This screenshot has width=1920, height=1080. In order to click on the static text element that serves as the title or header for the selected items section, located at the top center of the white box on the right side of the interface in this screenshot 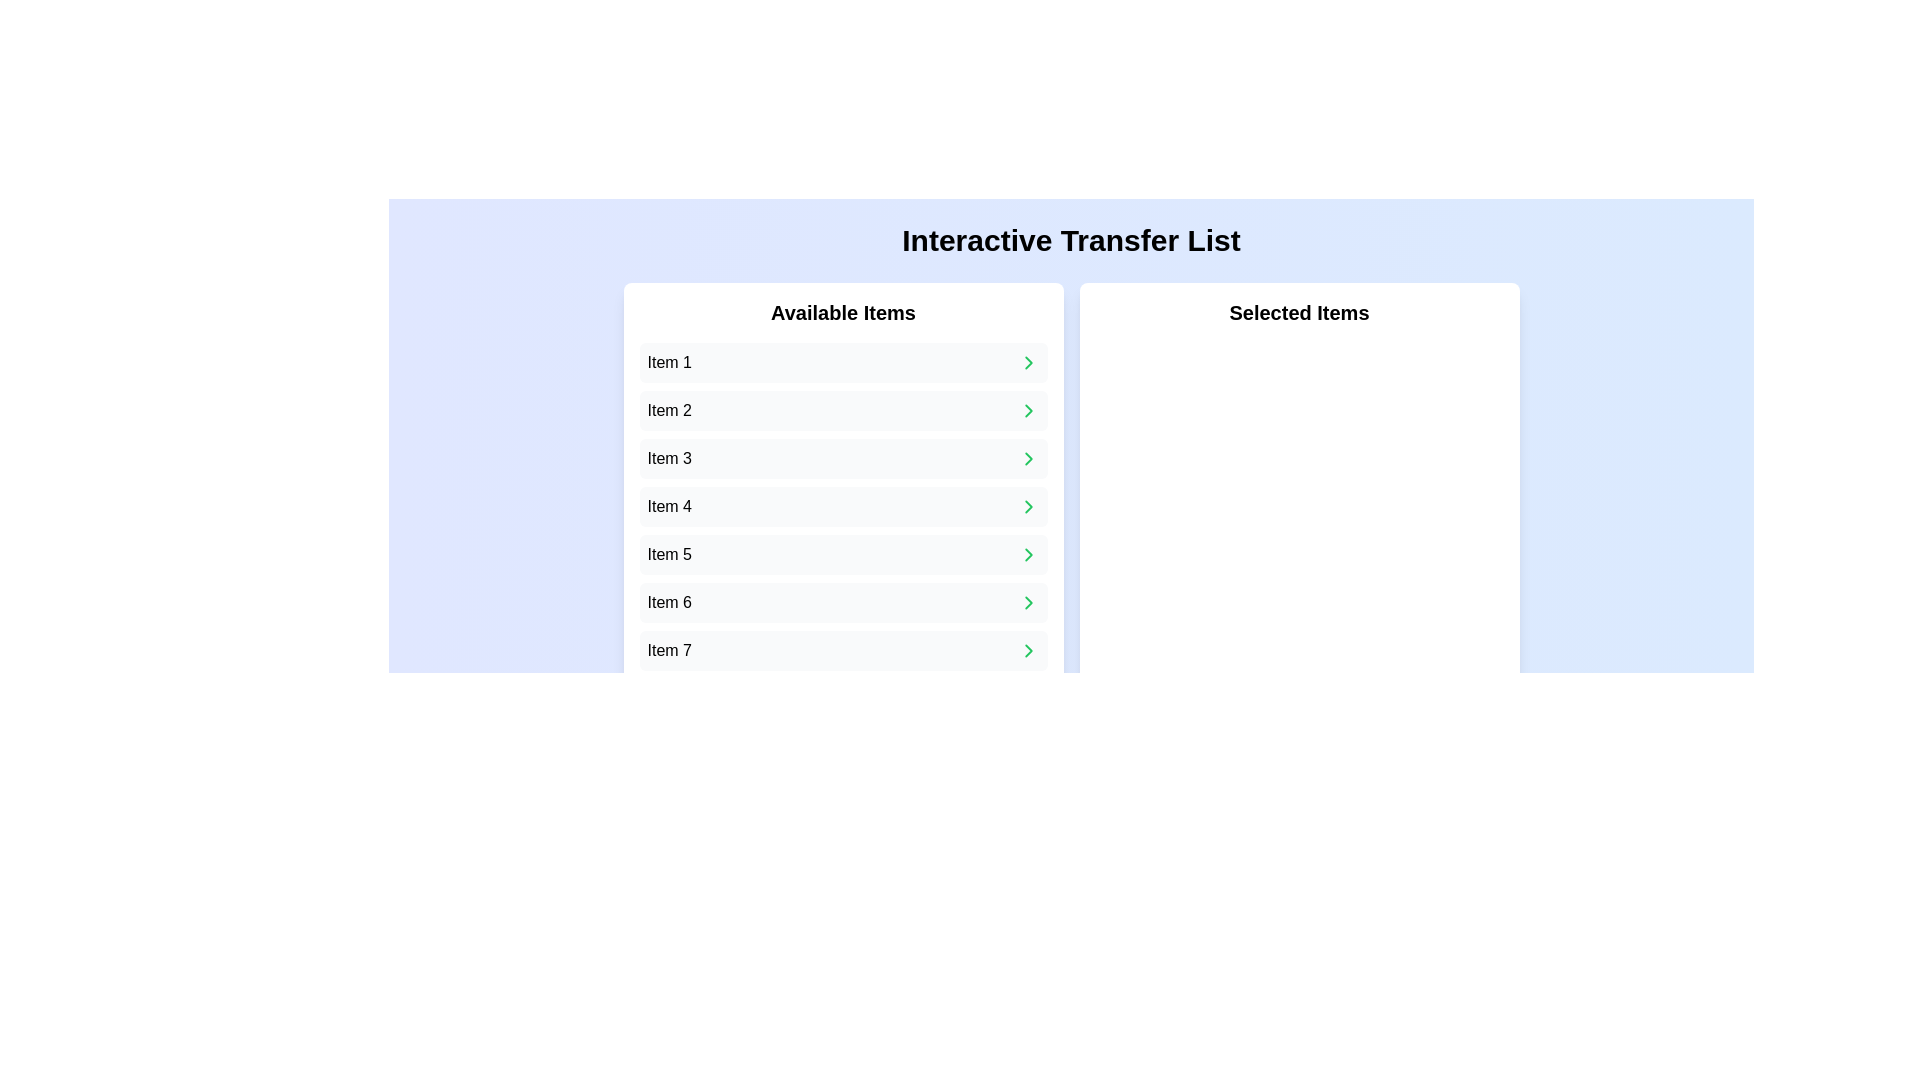, I will do `click(1299, 312)`.